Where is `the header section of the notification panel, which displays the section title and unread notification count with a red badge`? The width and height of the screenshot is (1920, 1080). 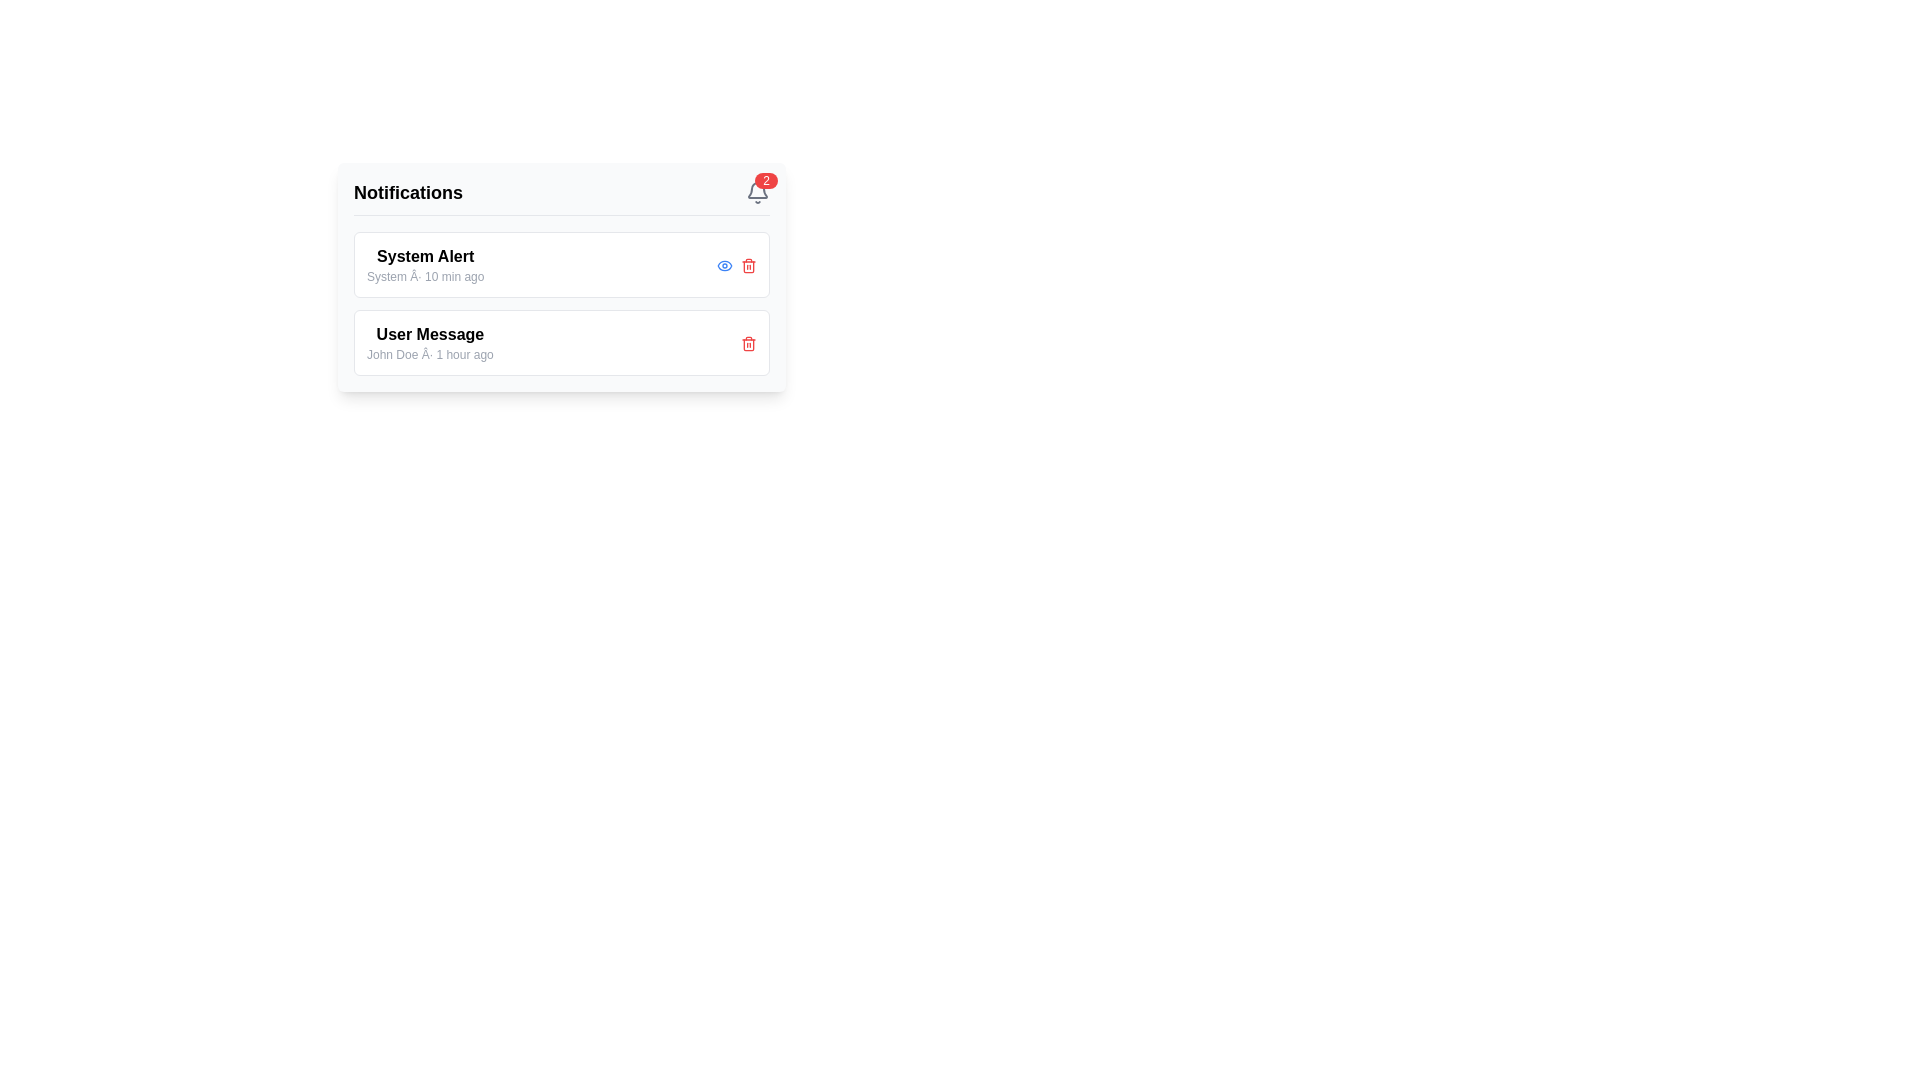 the header section of the notification panel, which displays the section title and unread notification count with a red badge is located at coordinates (560, 197).